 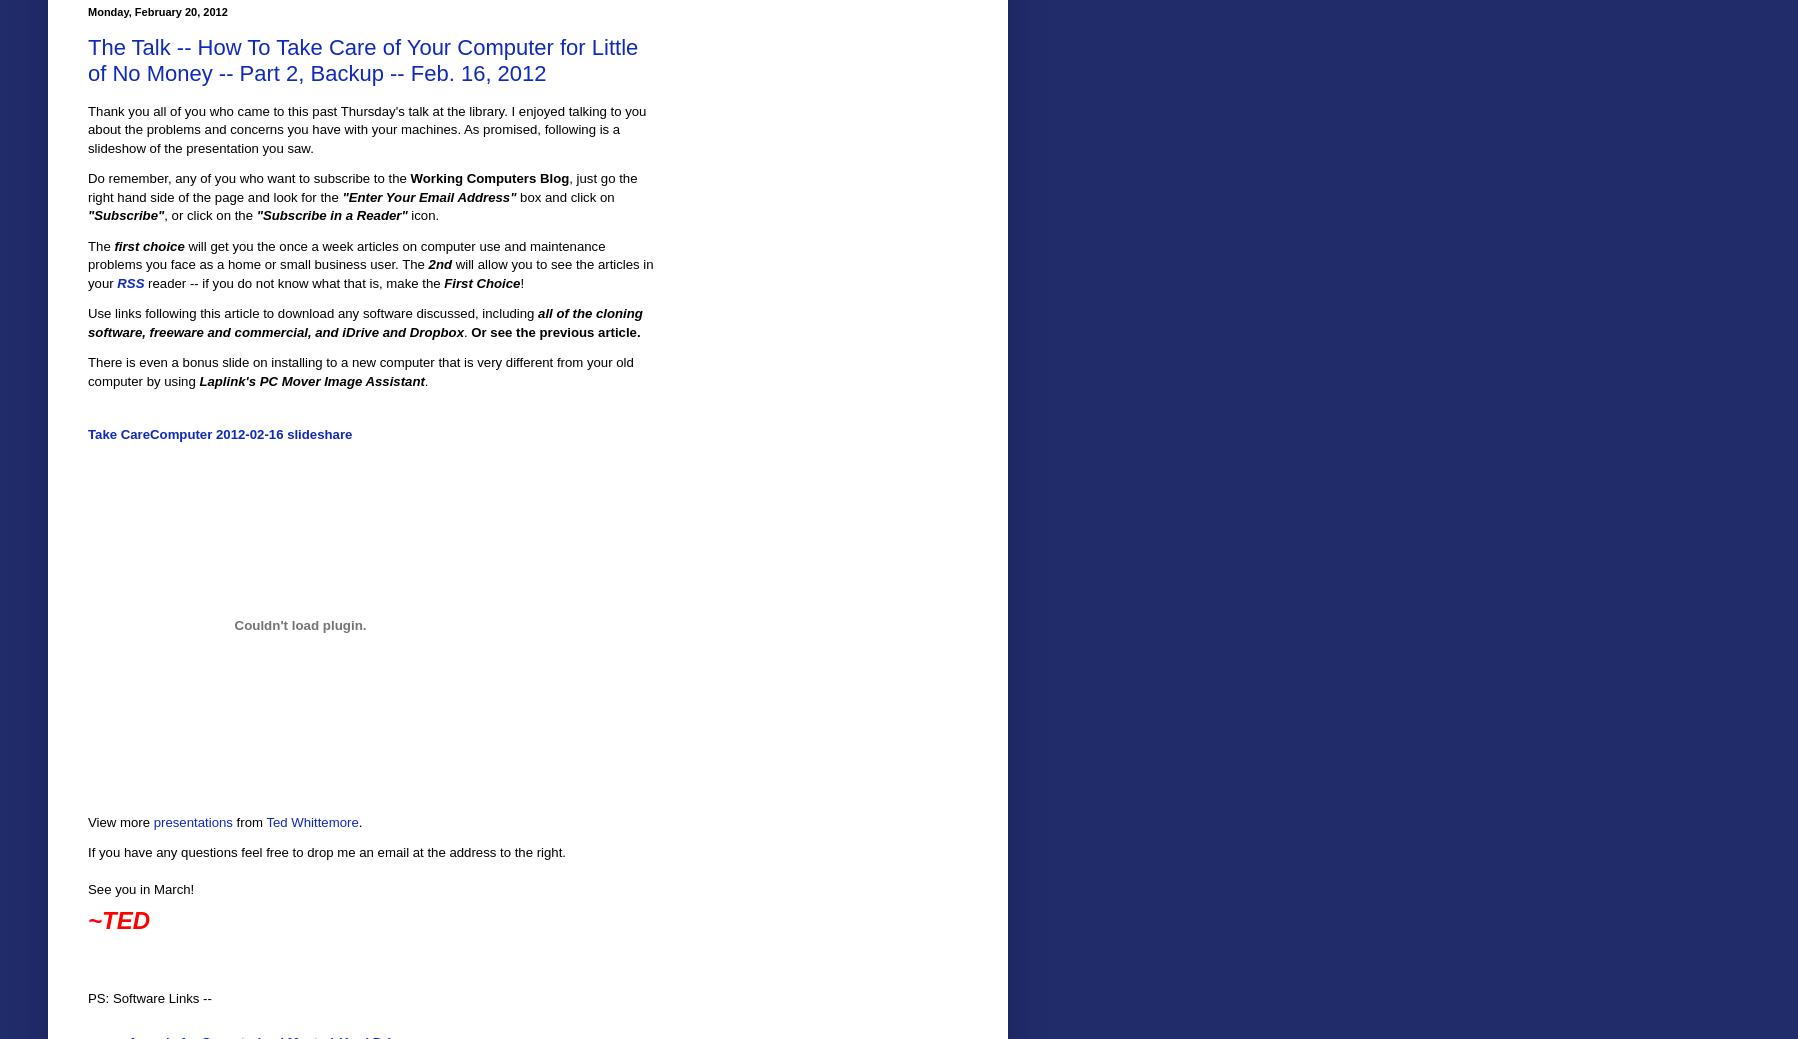 I want to click on '"Enter Your Email Address"', so click(x=340, y=196).